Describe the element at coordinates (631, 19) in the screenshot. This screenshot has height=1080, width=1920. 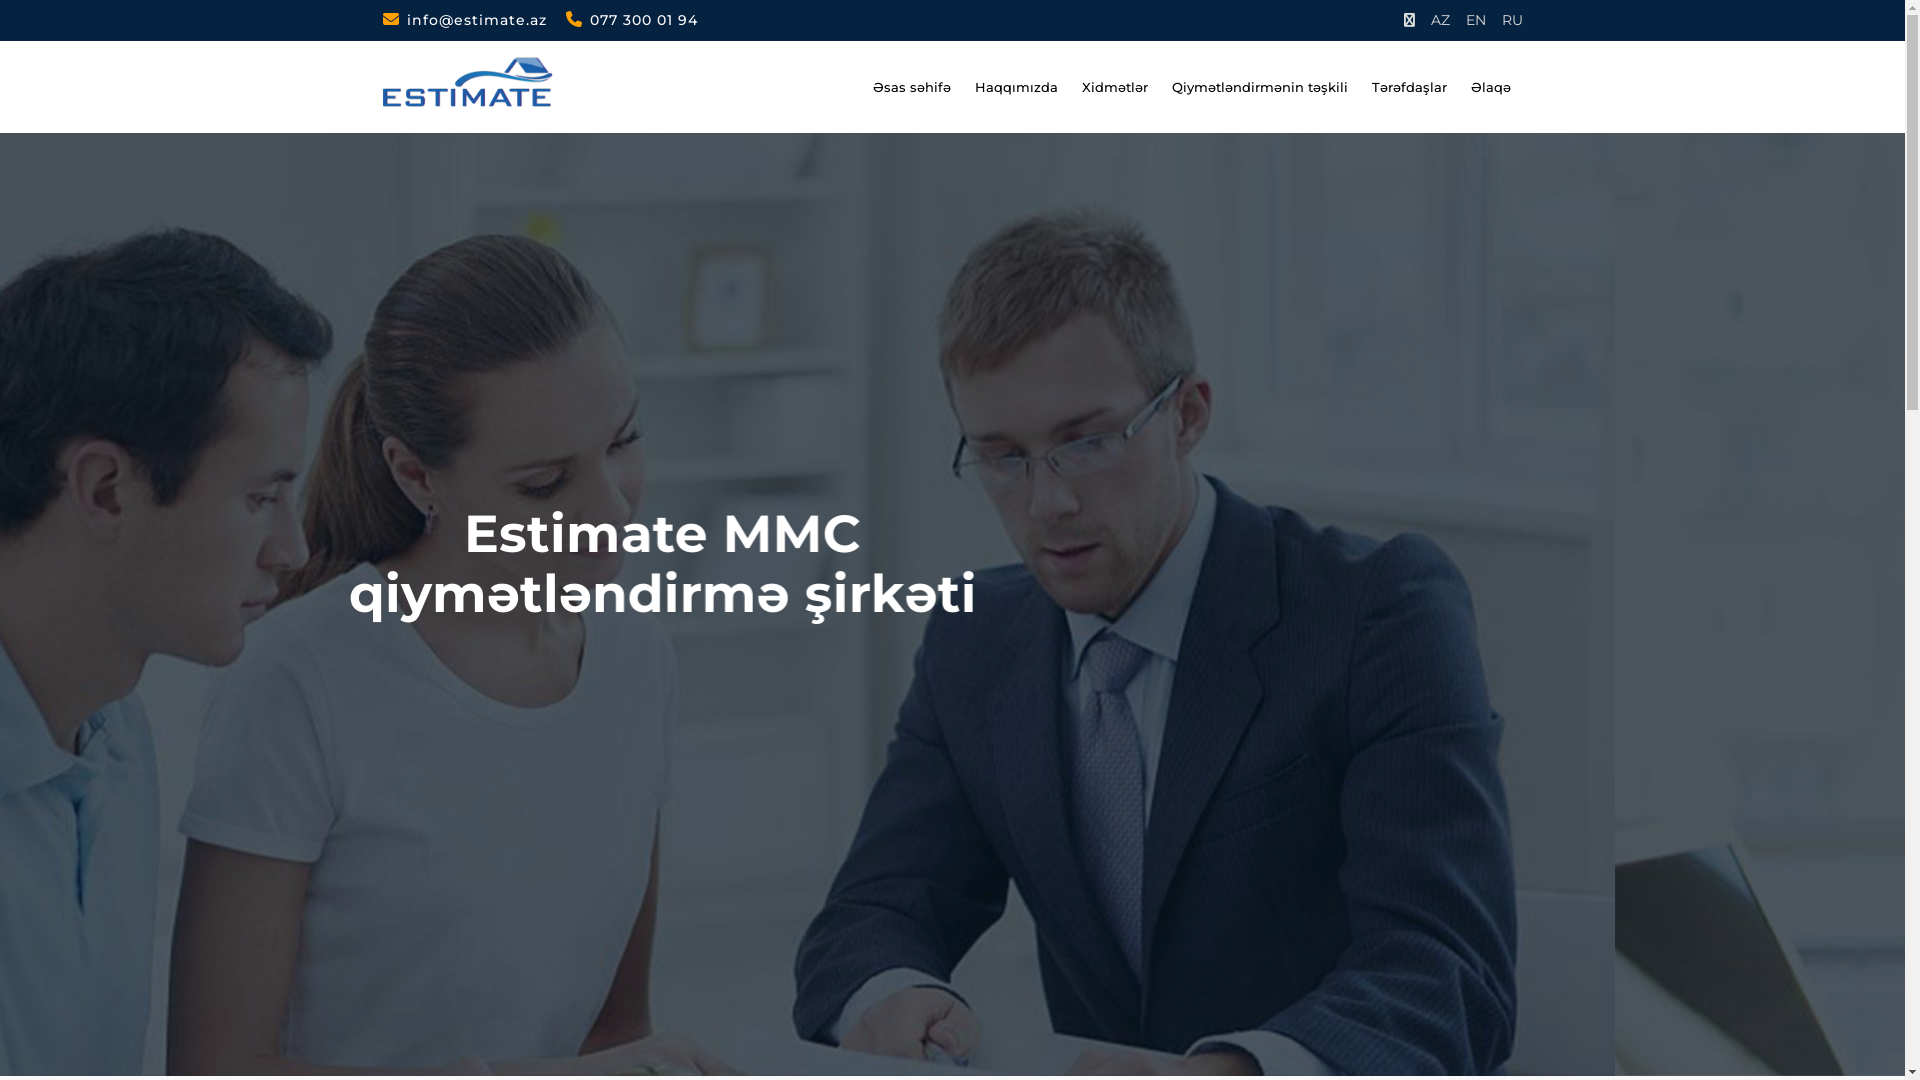
I see `'077 300 01 94'` at that location.